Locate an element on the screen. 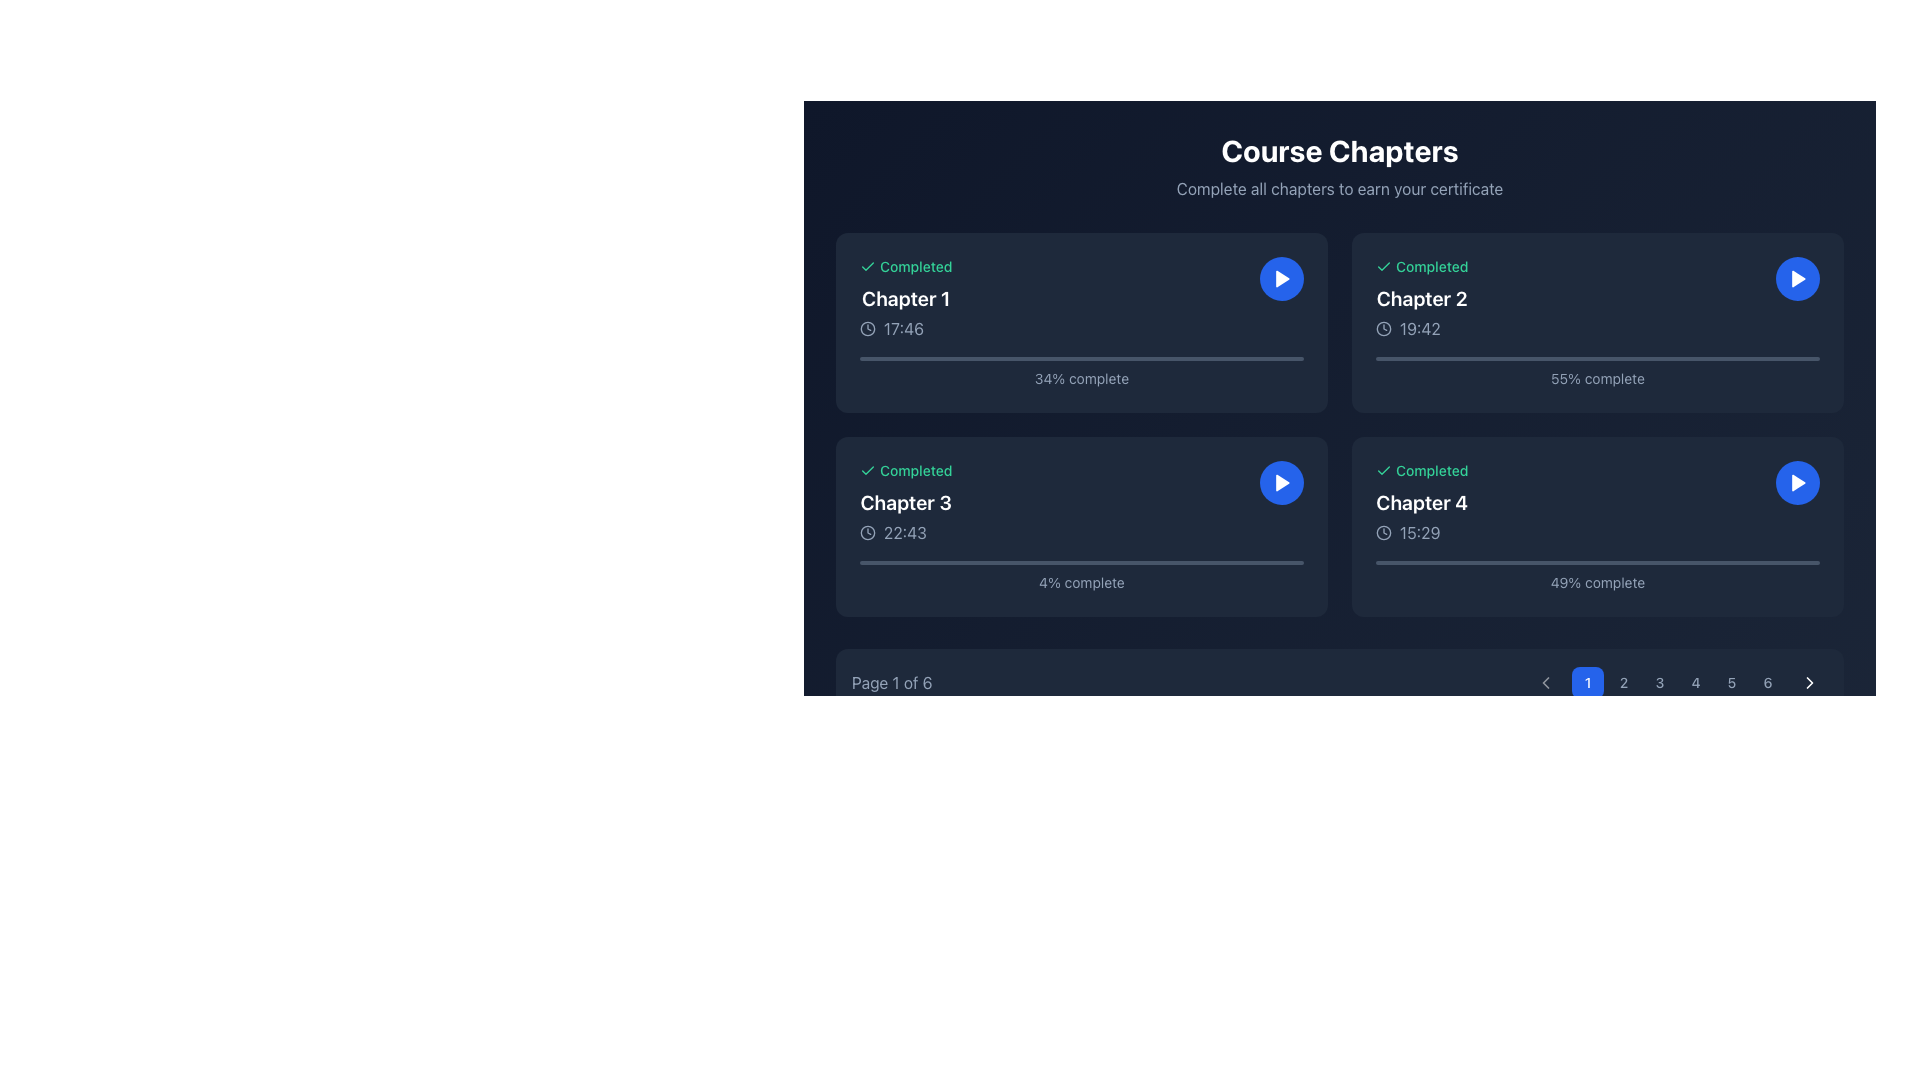 The image size is (1920, 1080). the chapter status card, which is the second item in the top row of the grid layout, displaying its completion percentage, title, and duration is located at coordinates (1597, 322).